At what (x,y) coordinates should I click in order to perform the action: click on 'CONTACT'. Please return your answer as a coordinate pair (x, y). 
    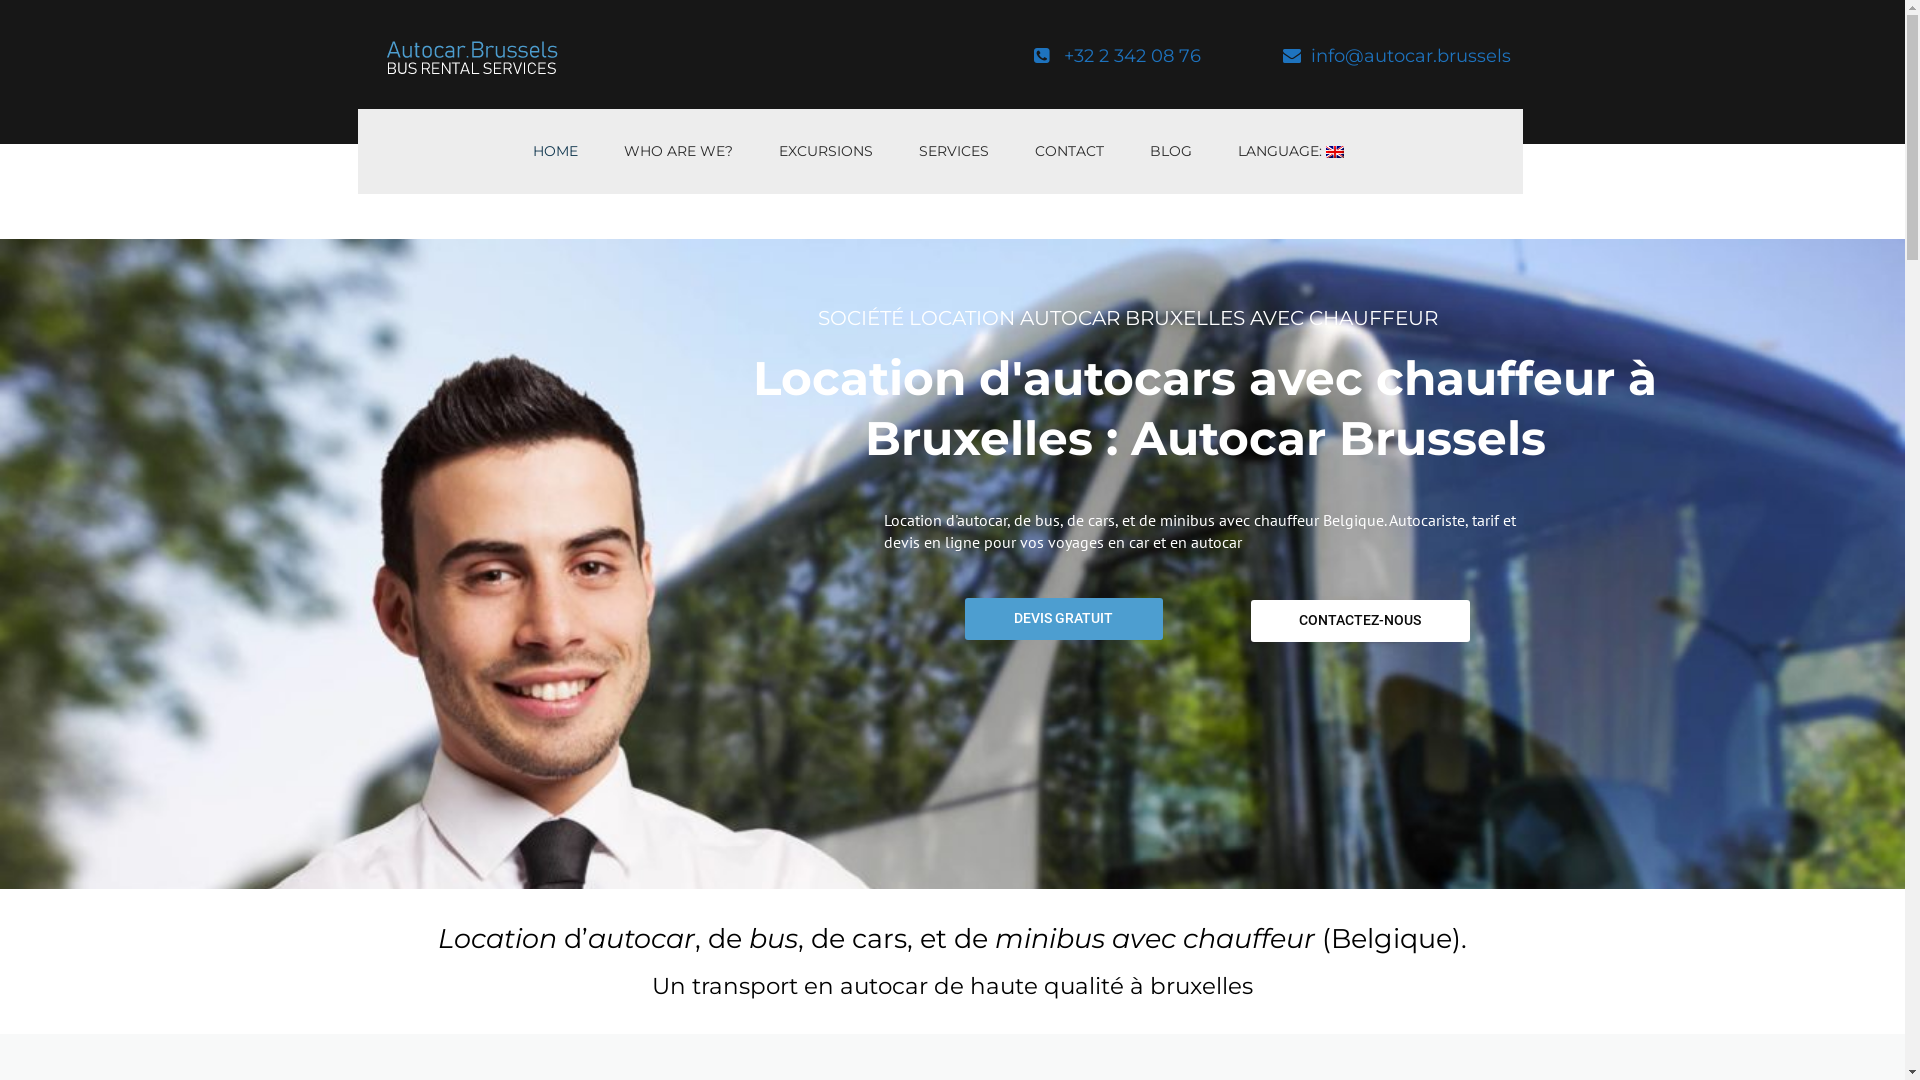
    Looking at the image, I should click on (1013, 150).